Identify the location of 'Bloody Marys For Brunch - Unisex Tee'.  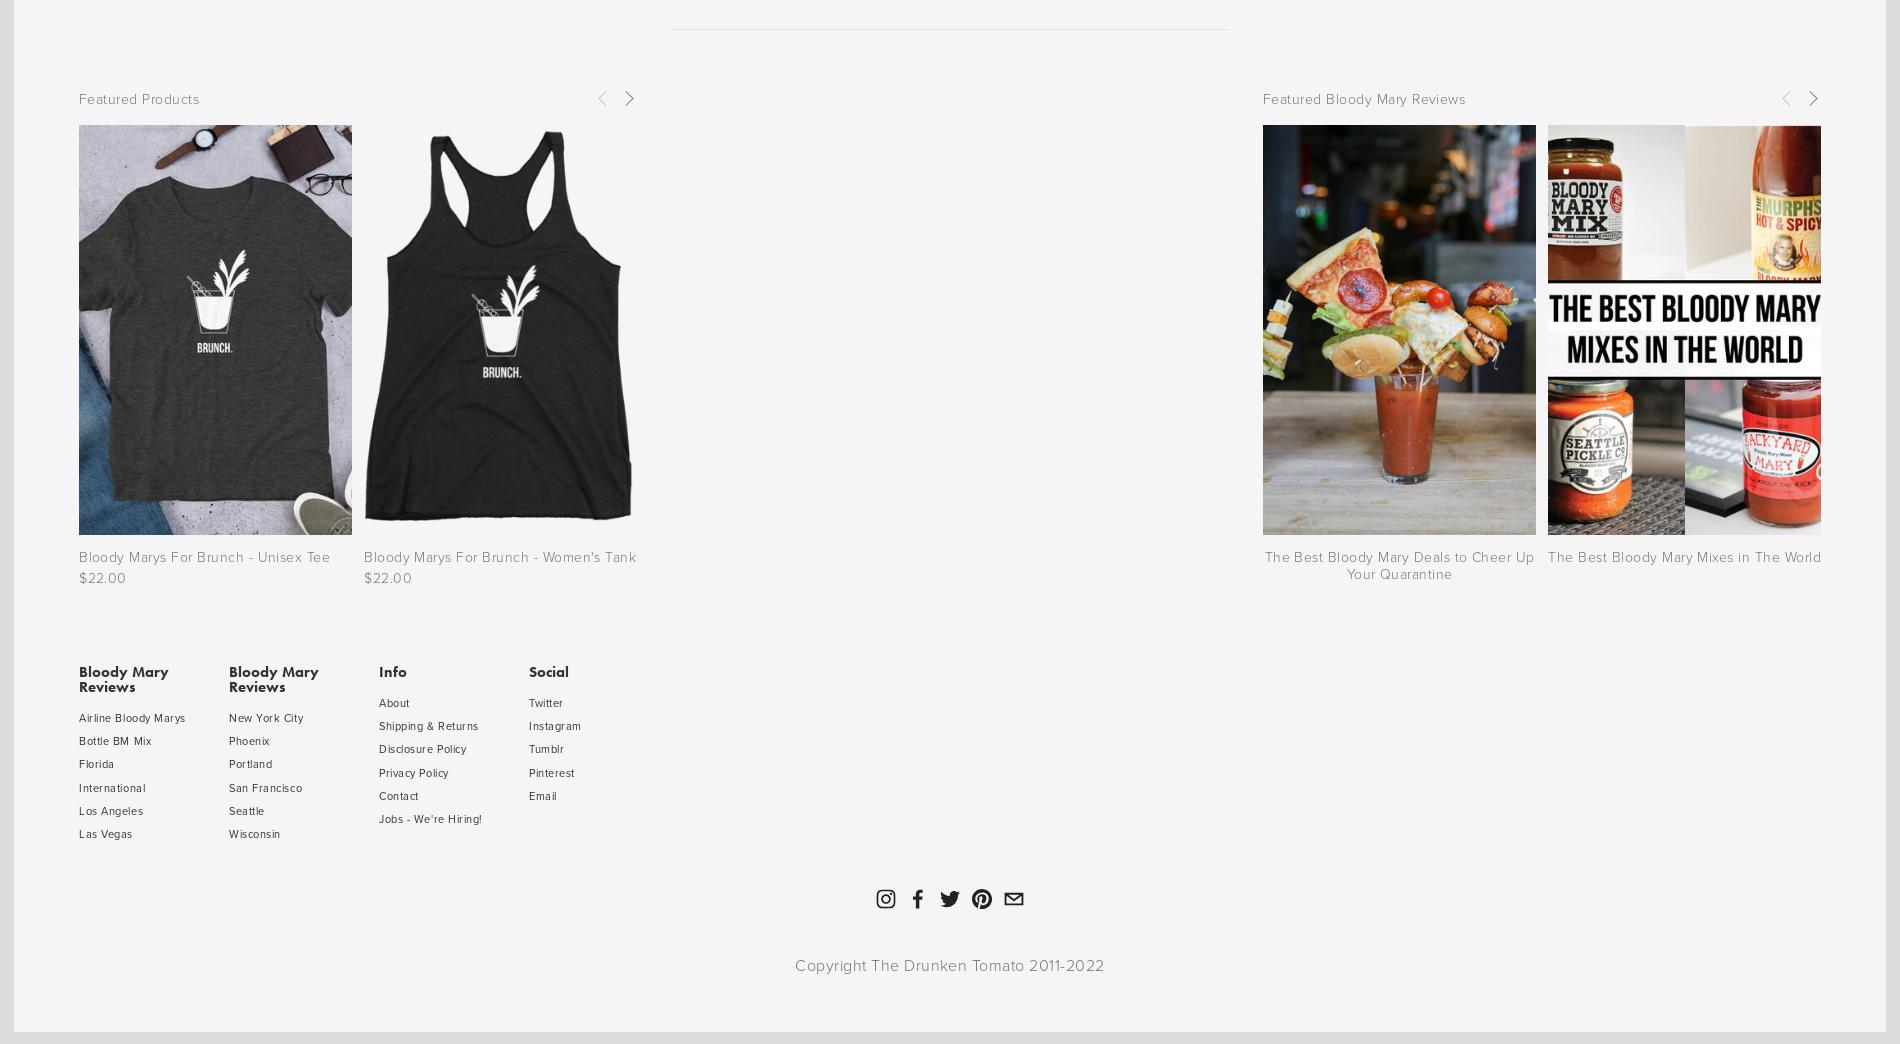
(204, 556).